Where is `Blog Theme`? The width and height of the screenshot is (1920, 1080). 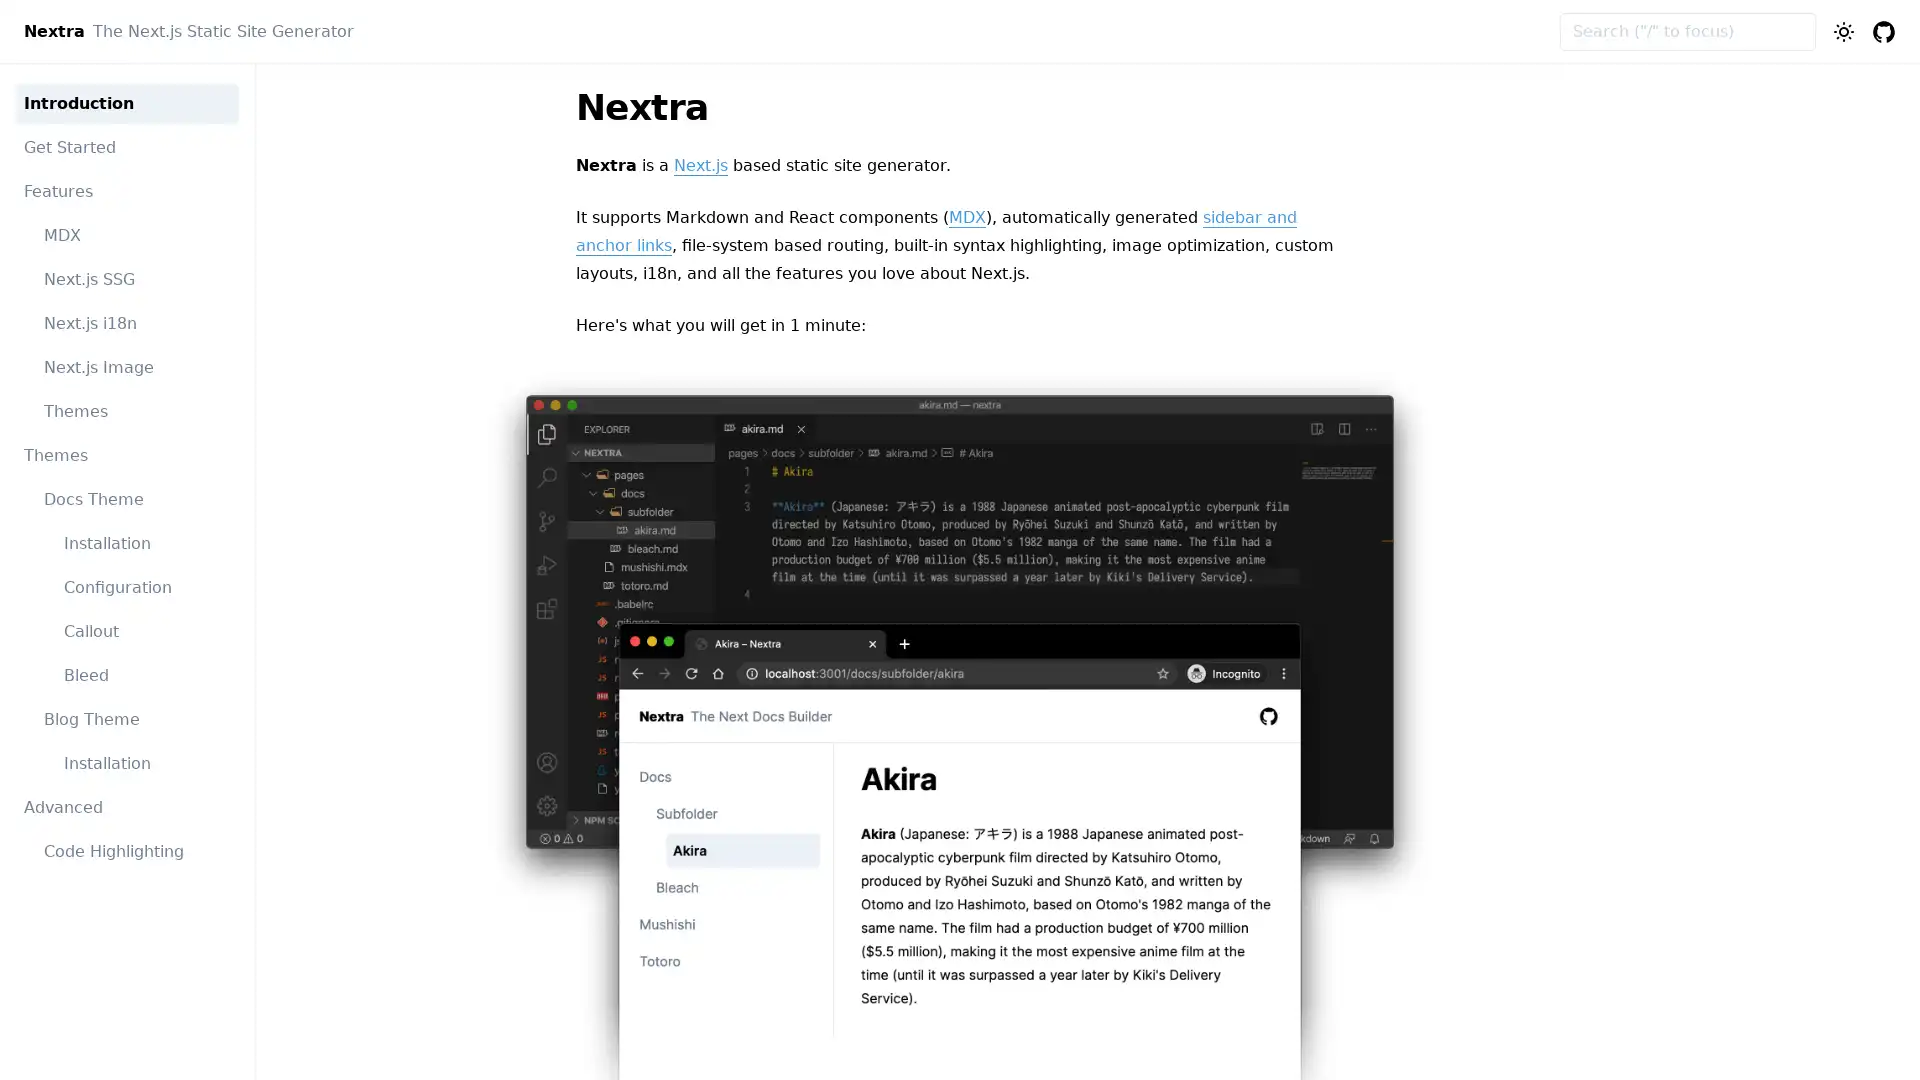 Blog Theme is located at coordinates (136, 720).